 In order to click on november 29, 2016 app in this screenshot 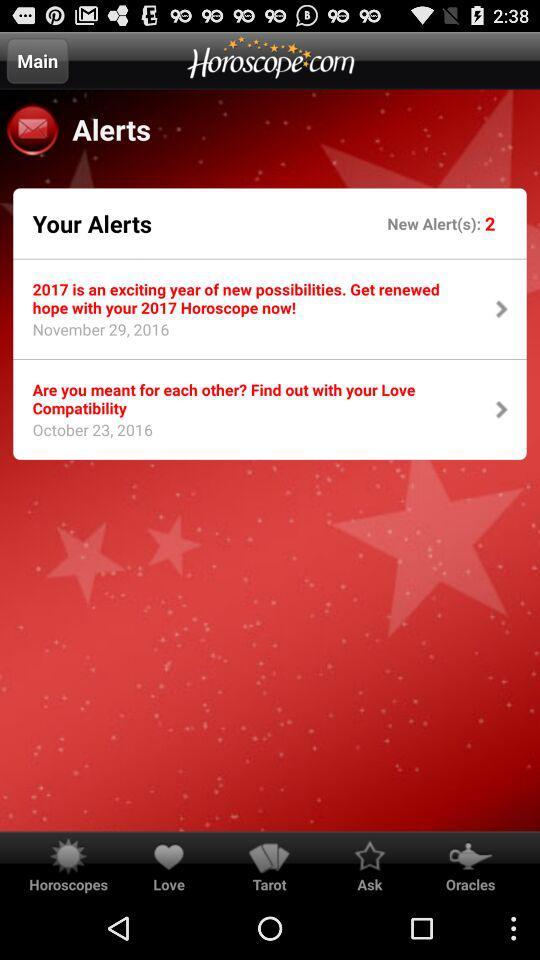, I will do `click(93, 335)`.